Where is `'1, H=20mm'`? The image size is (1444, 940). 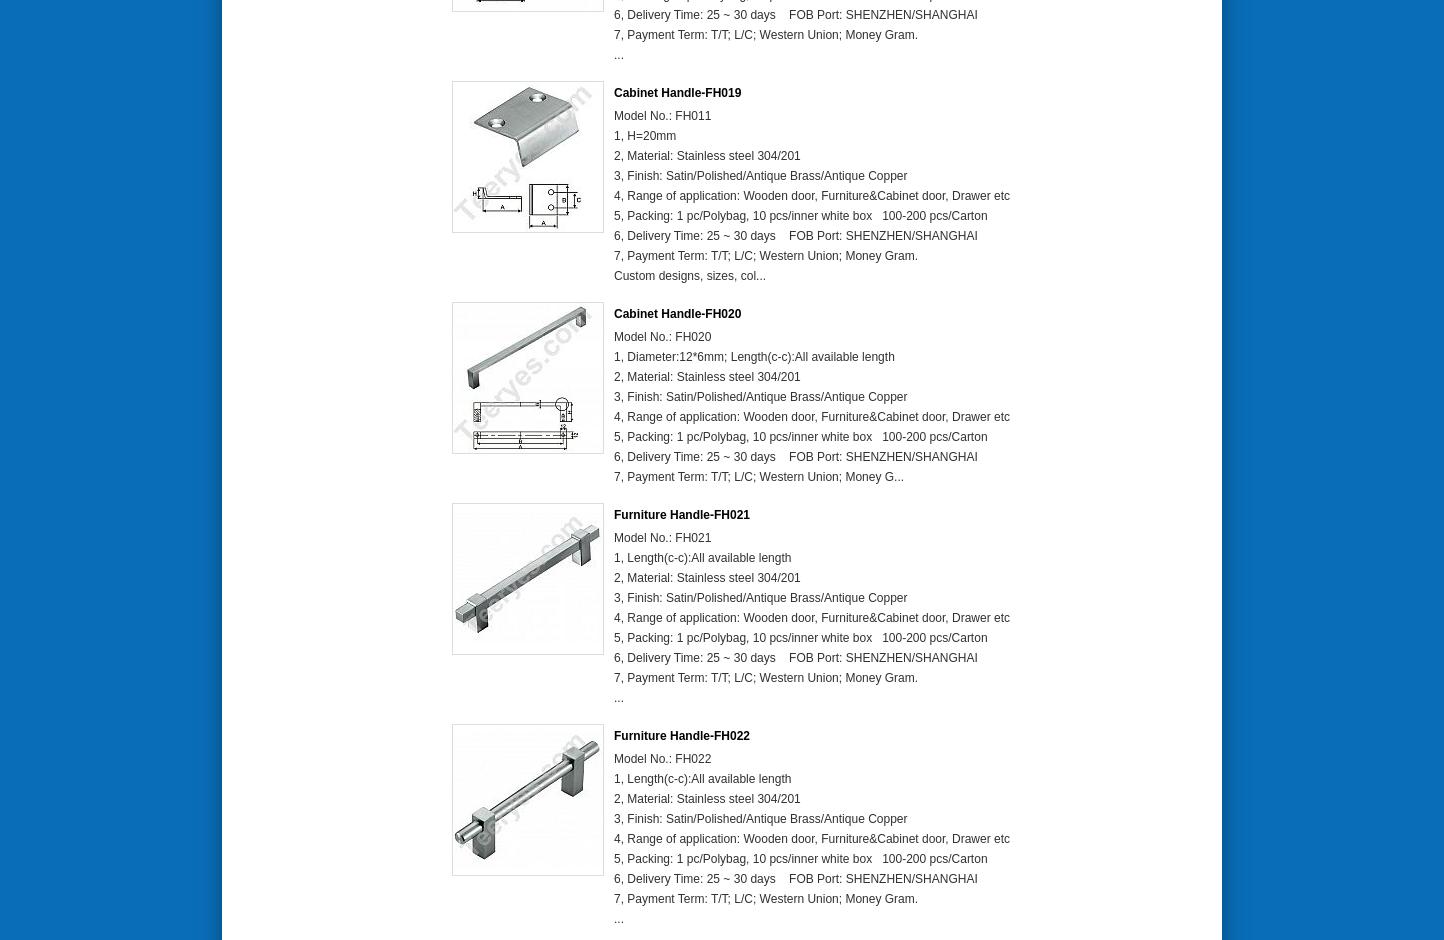
'1, H=20mm' is located at coordinates (645, 135).